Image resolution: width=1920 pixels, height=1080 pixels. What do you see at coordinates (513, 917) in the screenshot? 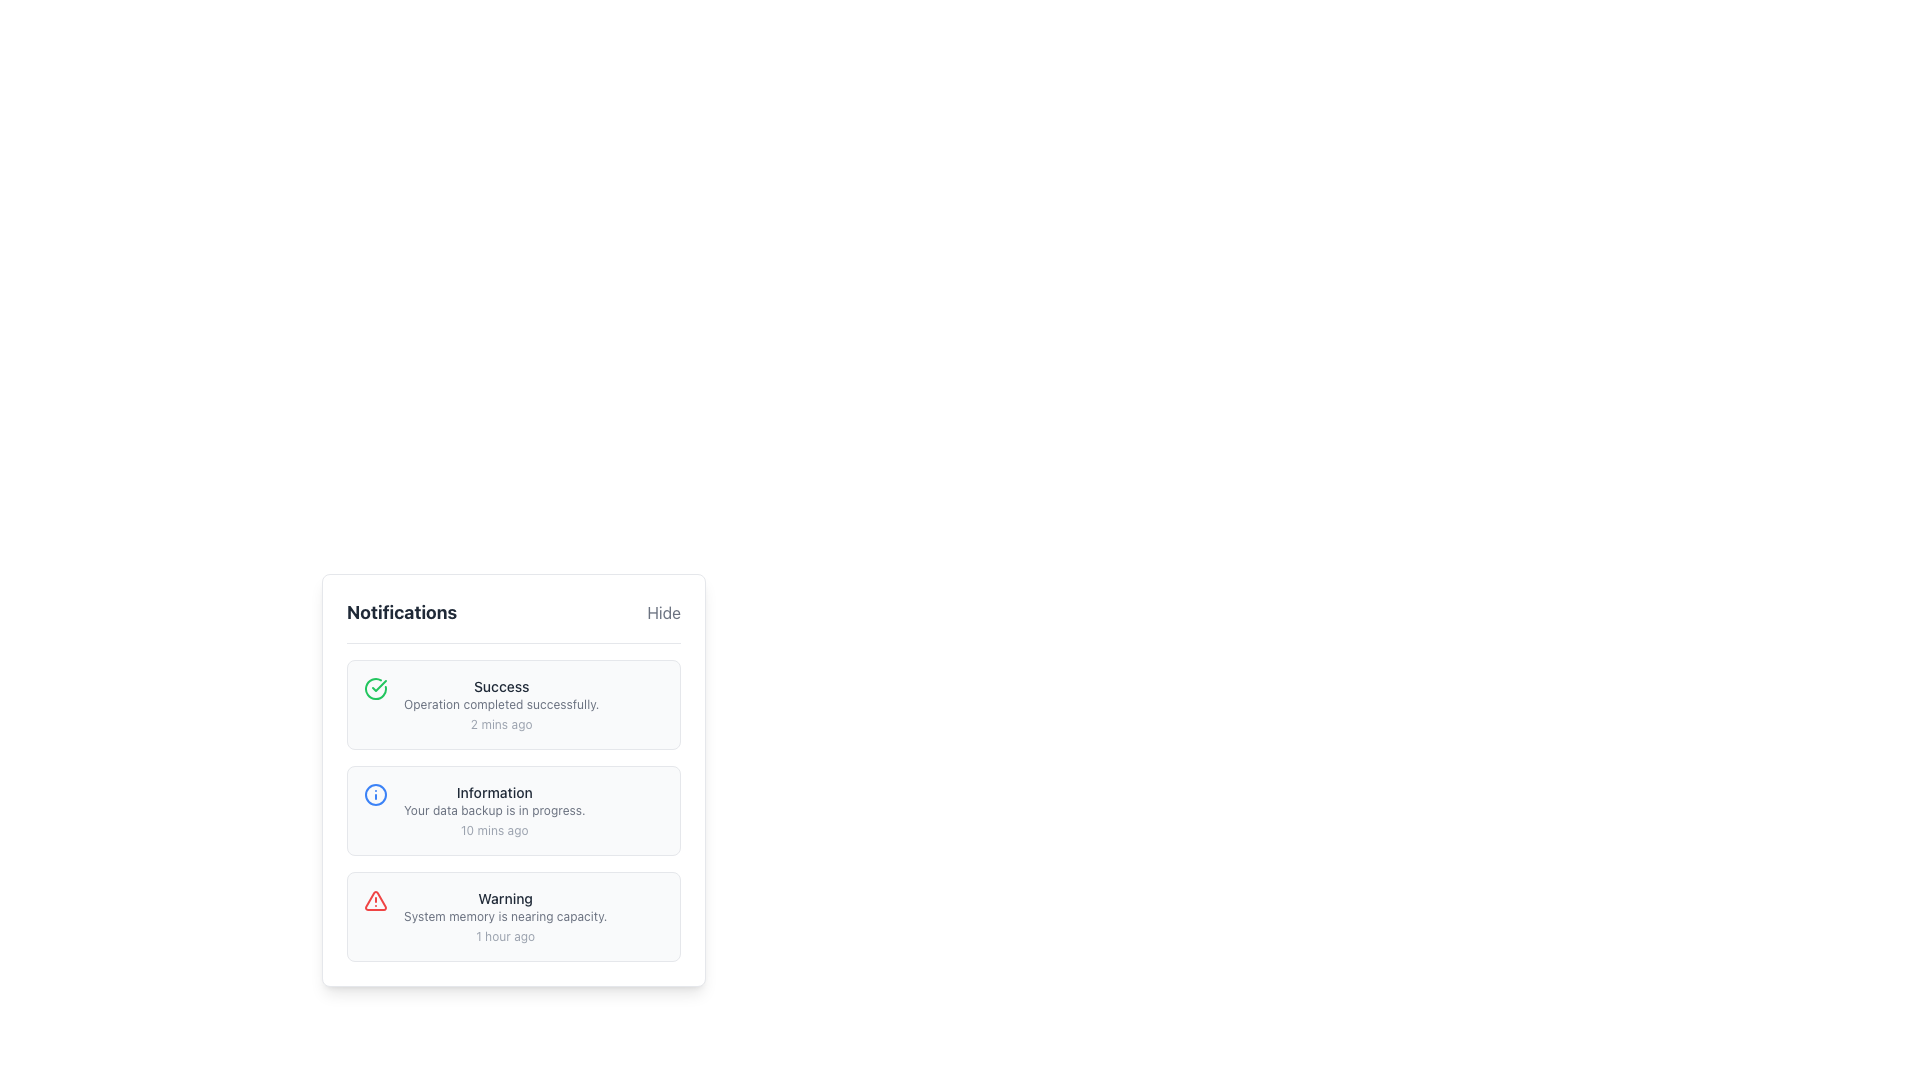
I see `the warning message displayed in the third notification card of the notifications panel that alerts about nearing memory capacity` at bounding box center [513, 917].